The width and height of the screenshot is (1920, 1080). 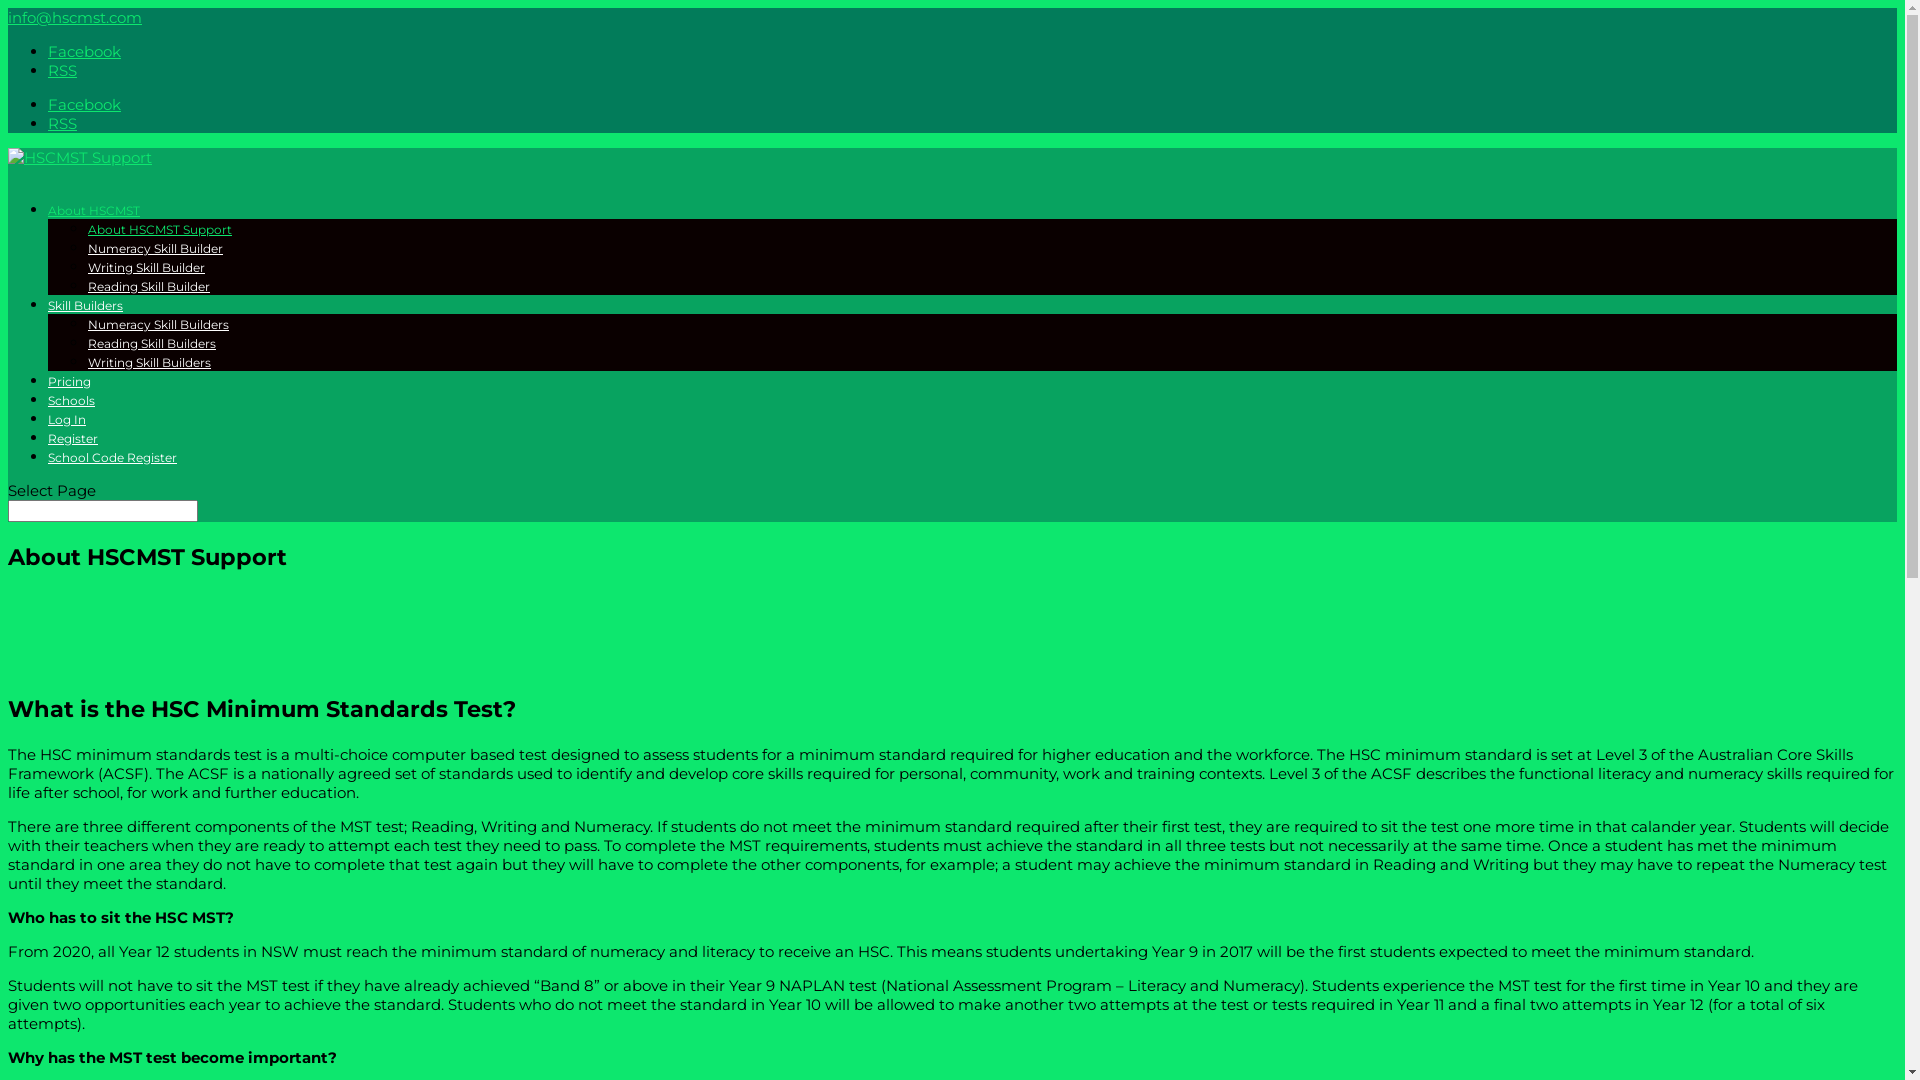 What do you see at coordinates (48, 104) in the screenshot?
I see `'Facebook'` at bounding box center [48, 104].